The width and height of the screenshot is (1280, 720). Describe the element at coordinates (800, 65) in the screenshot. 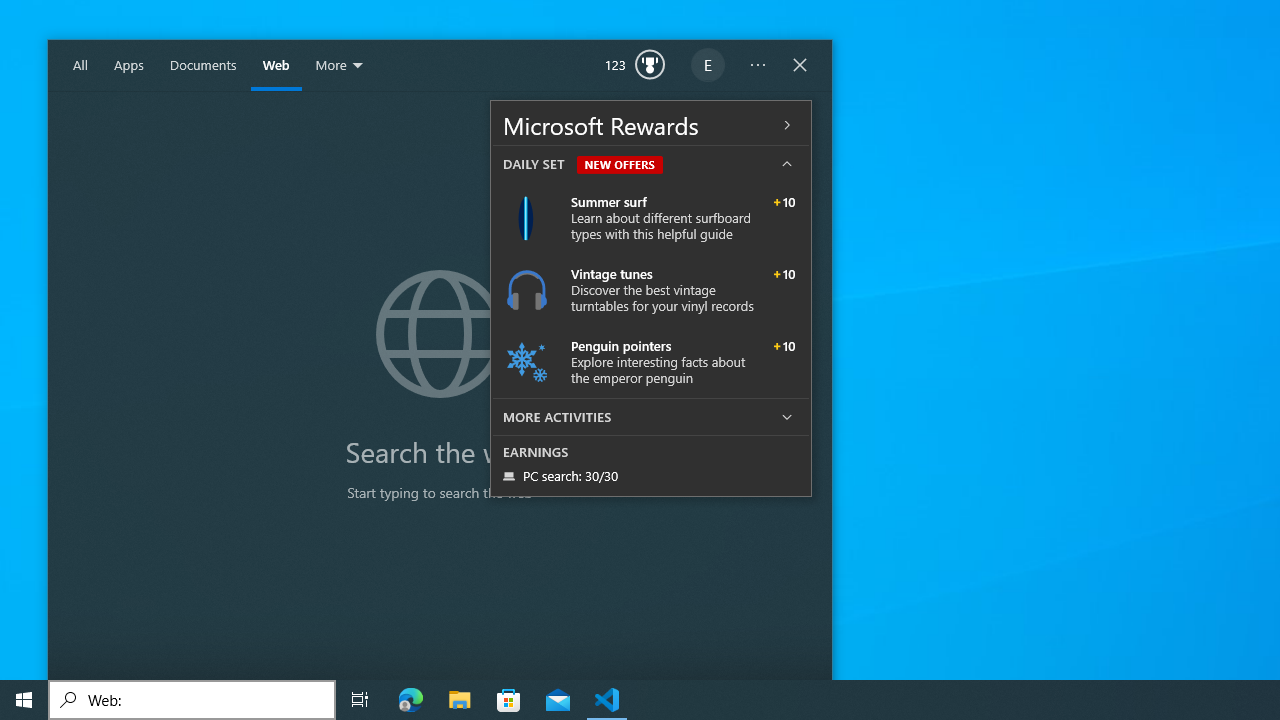

I see `'Close Windows Search'` at that location.